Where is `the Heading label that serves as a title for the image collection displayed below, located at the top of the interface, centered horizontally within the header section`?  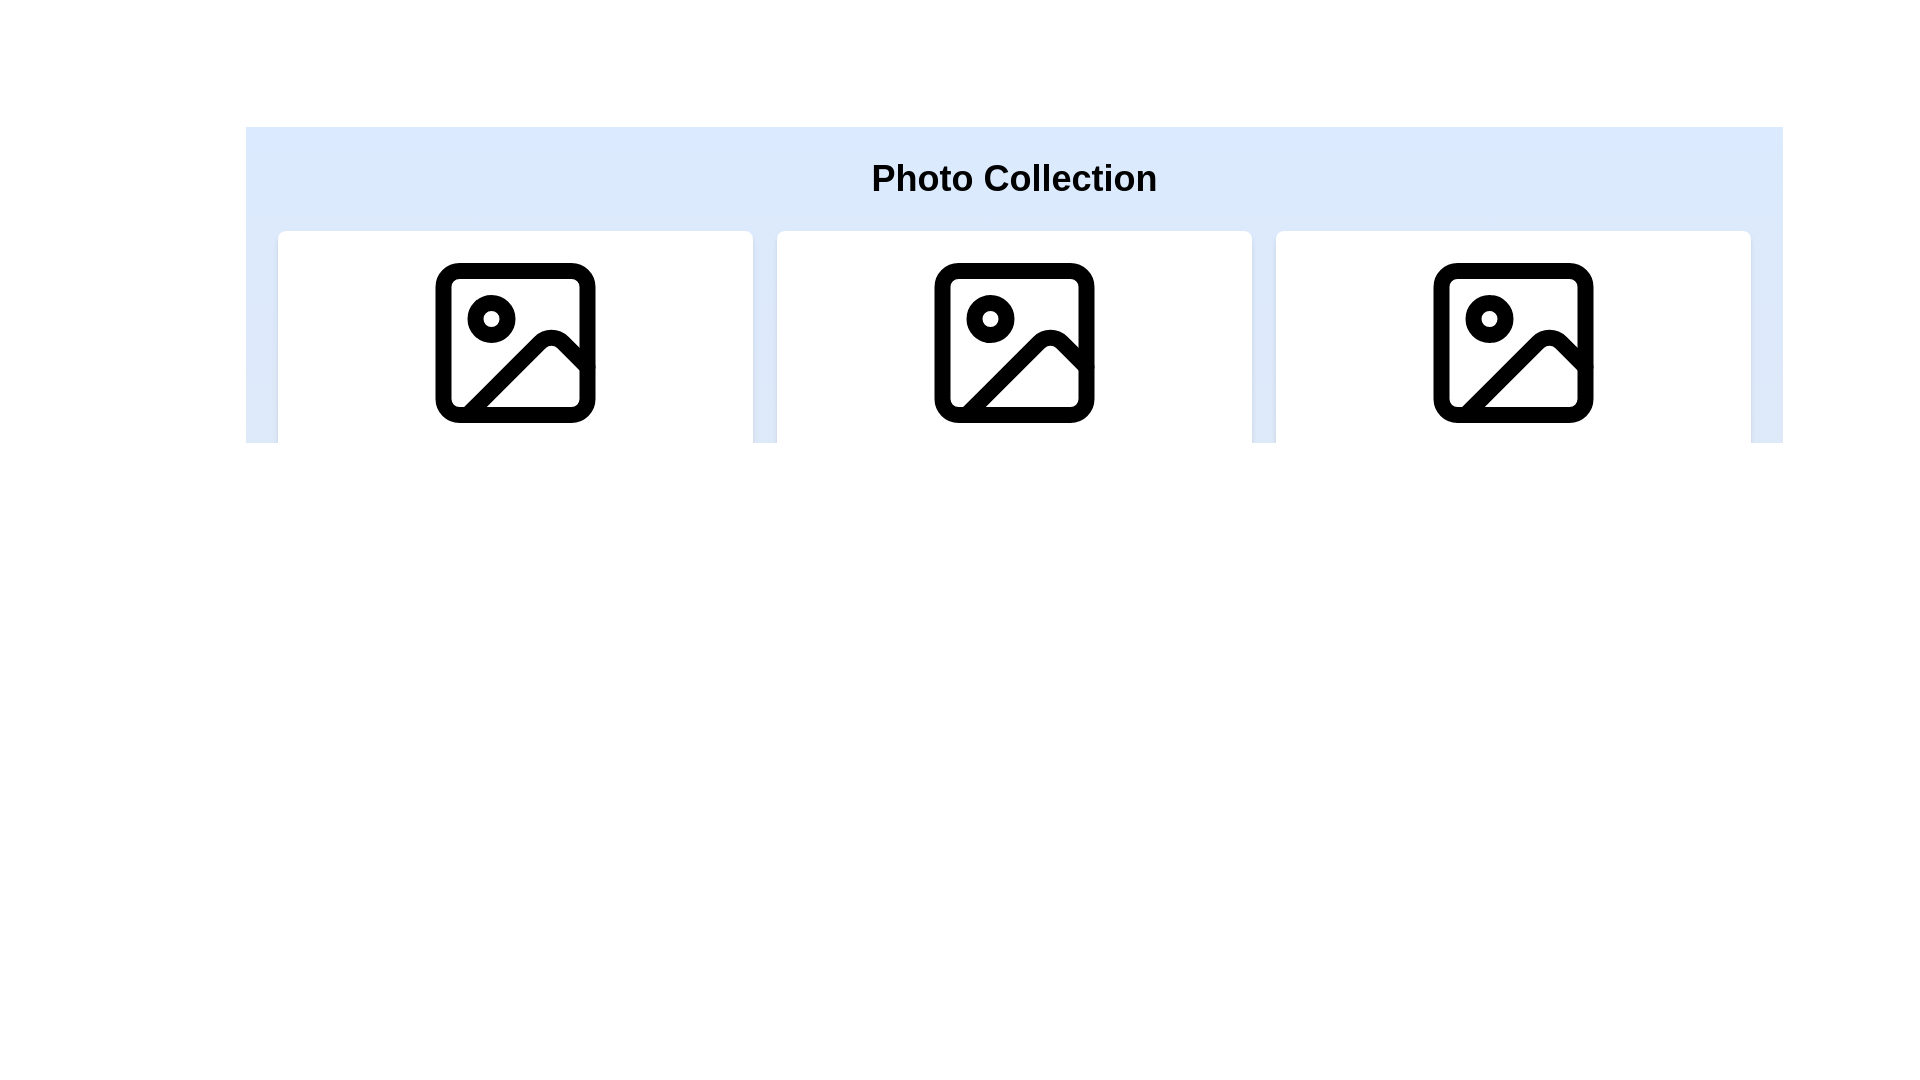
the Heading label that serves as a title for the image collection displayed below, located at the top of the interface, centered horizontally within the header section is located at coordinates (1014, 177).